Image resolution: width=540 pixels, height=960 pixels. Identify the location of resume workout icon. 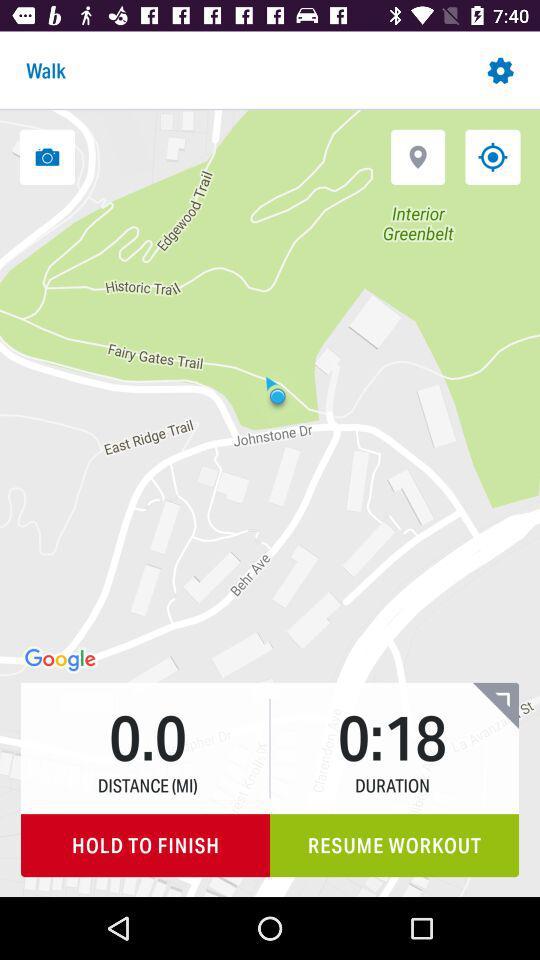
(394, 844).